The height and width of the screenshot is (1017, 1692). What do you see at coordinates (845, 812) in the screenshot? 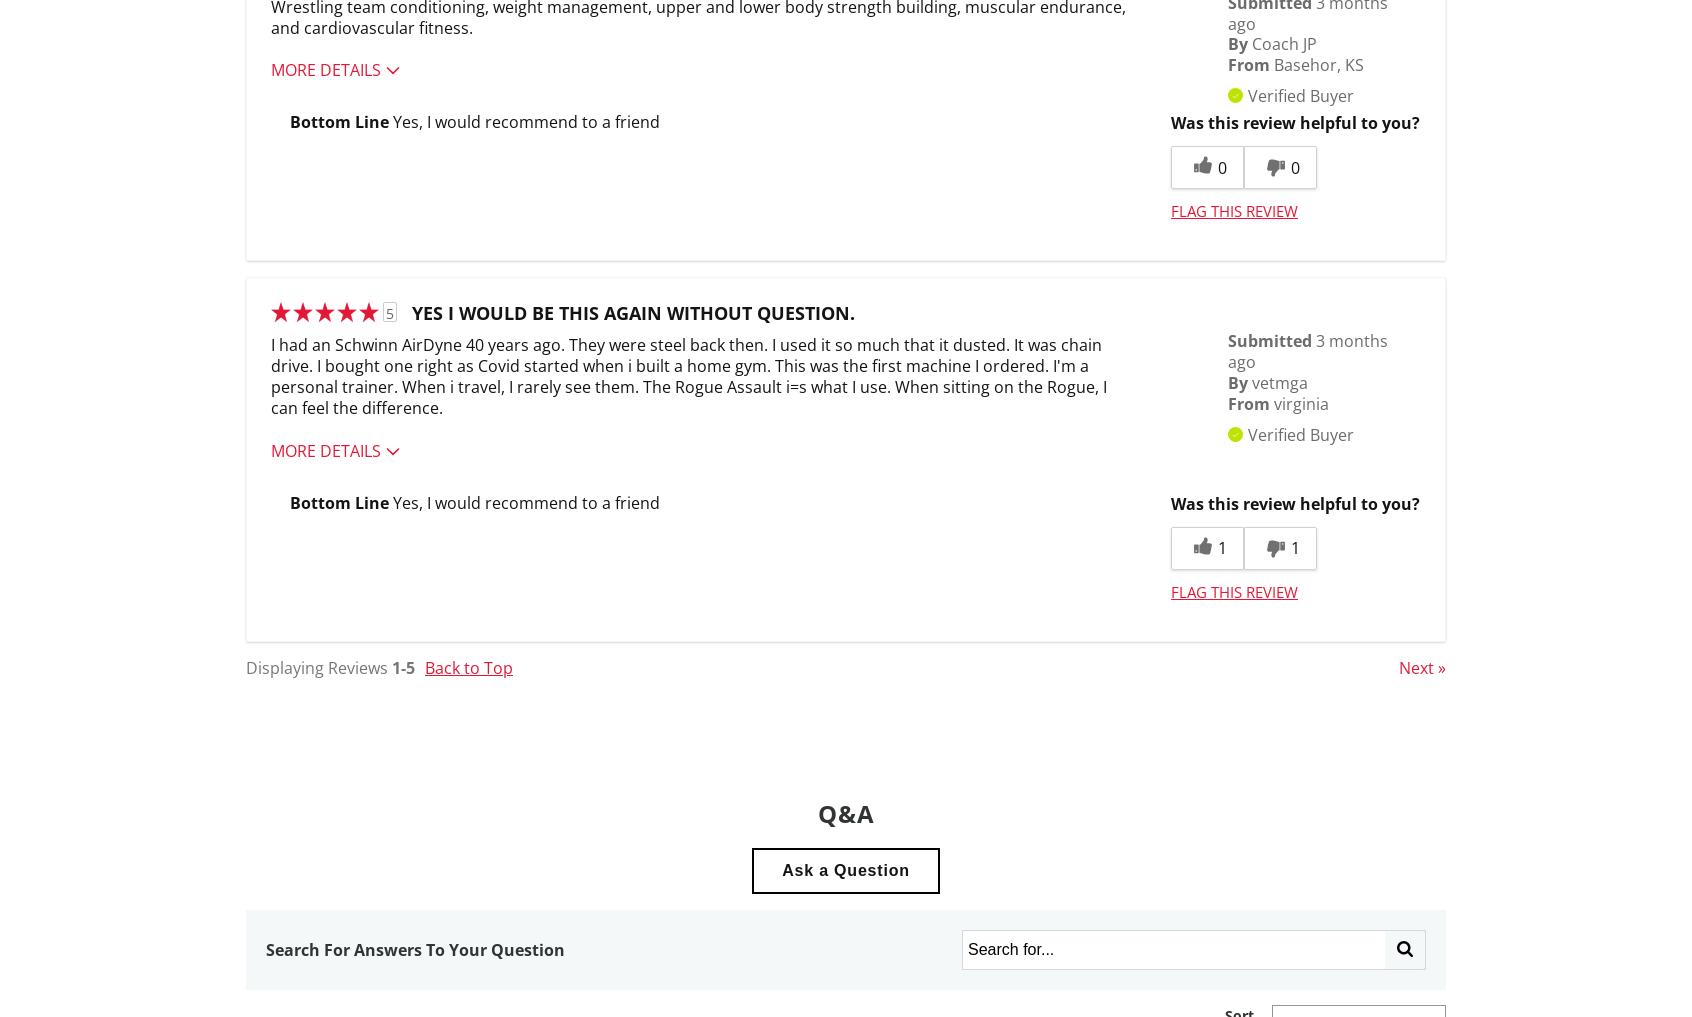
I see `'Q&A'` at bounding box center [845, 812].